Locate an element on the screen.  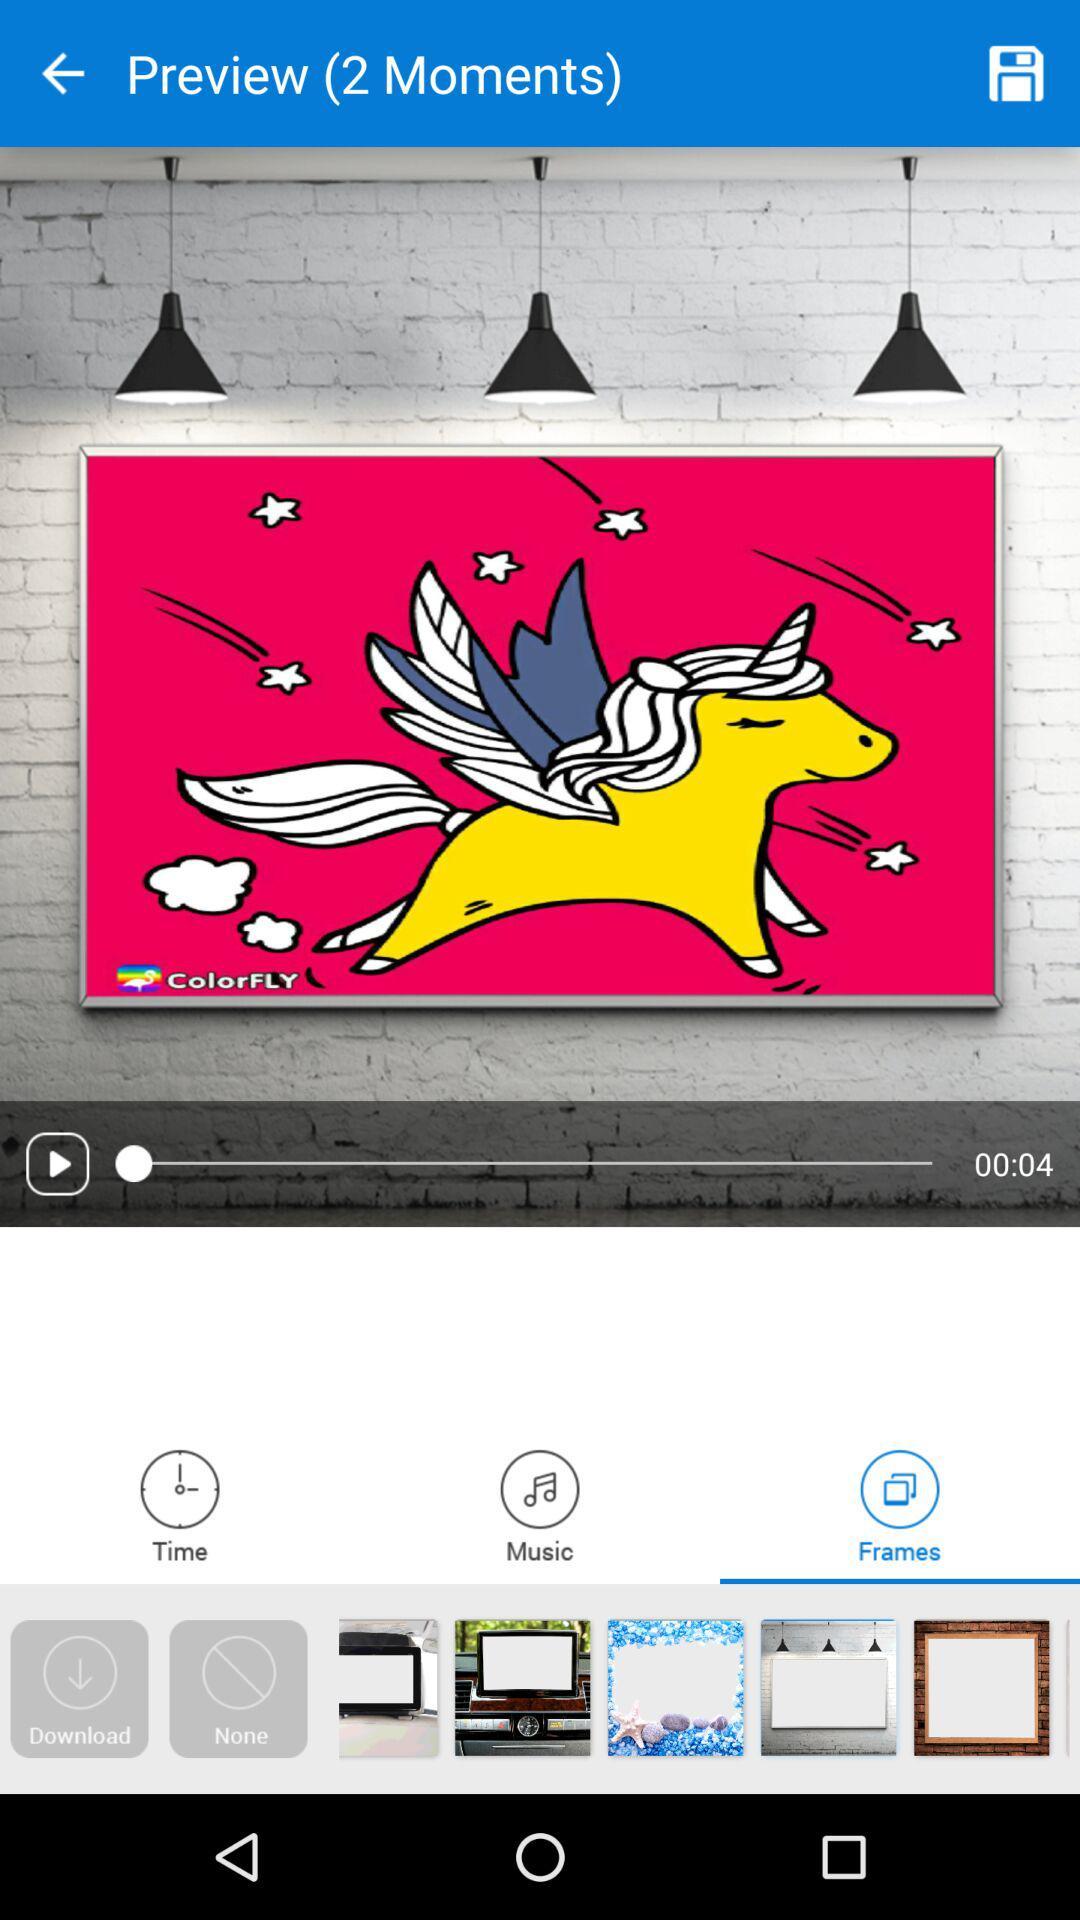
download the video is located at coordinates (78, 1688).